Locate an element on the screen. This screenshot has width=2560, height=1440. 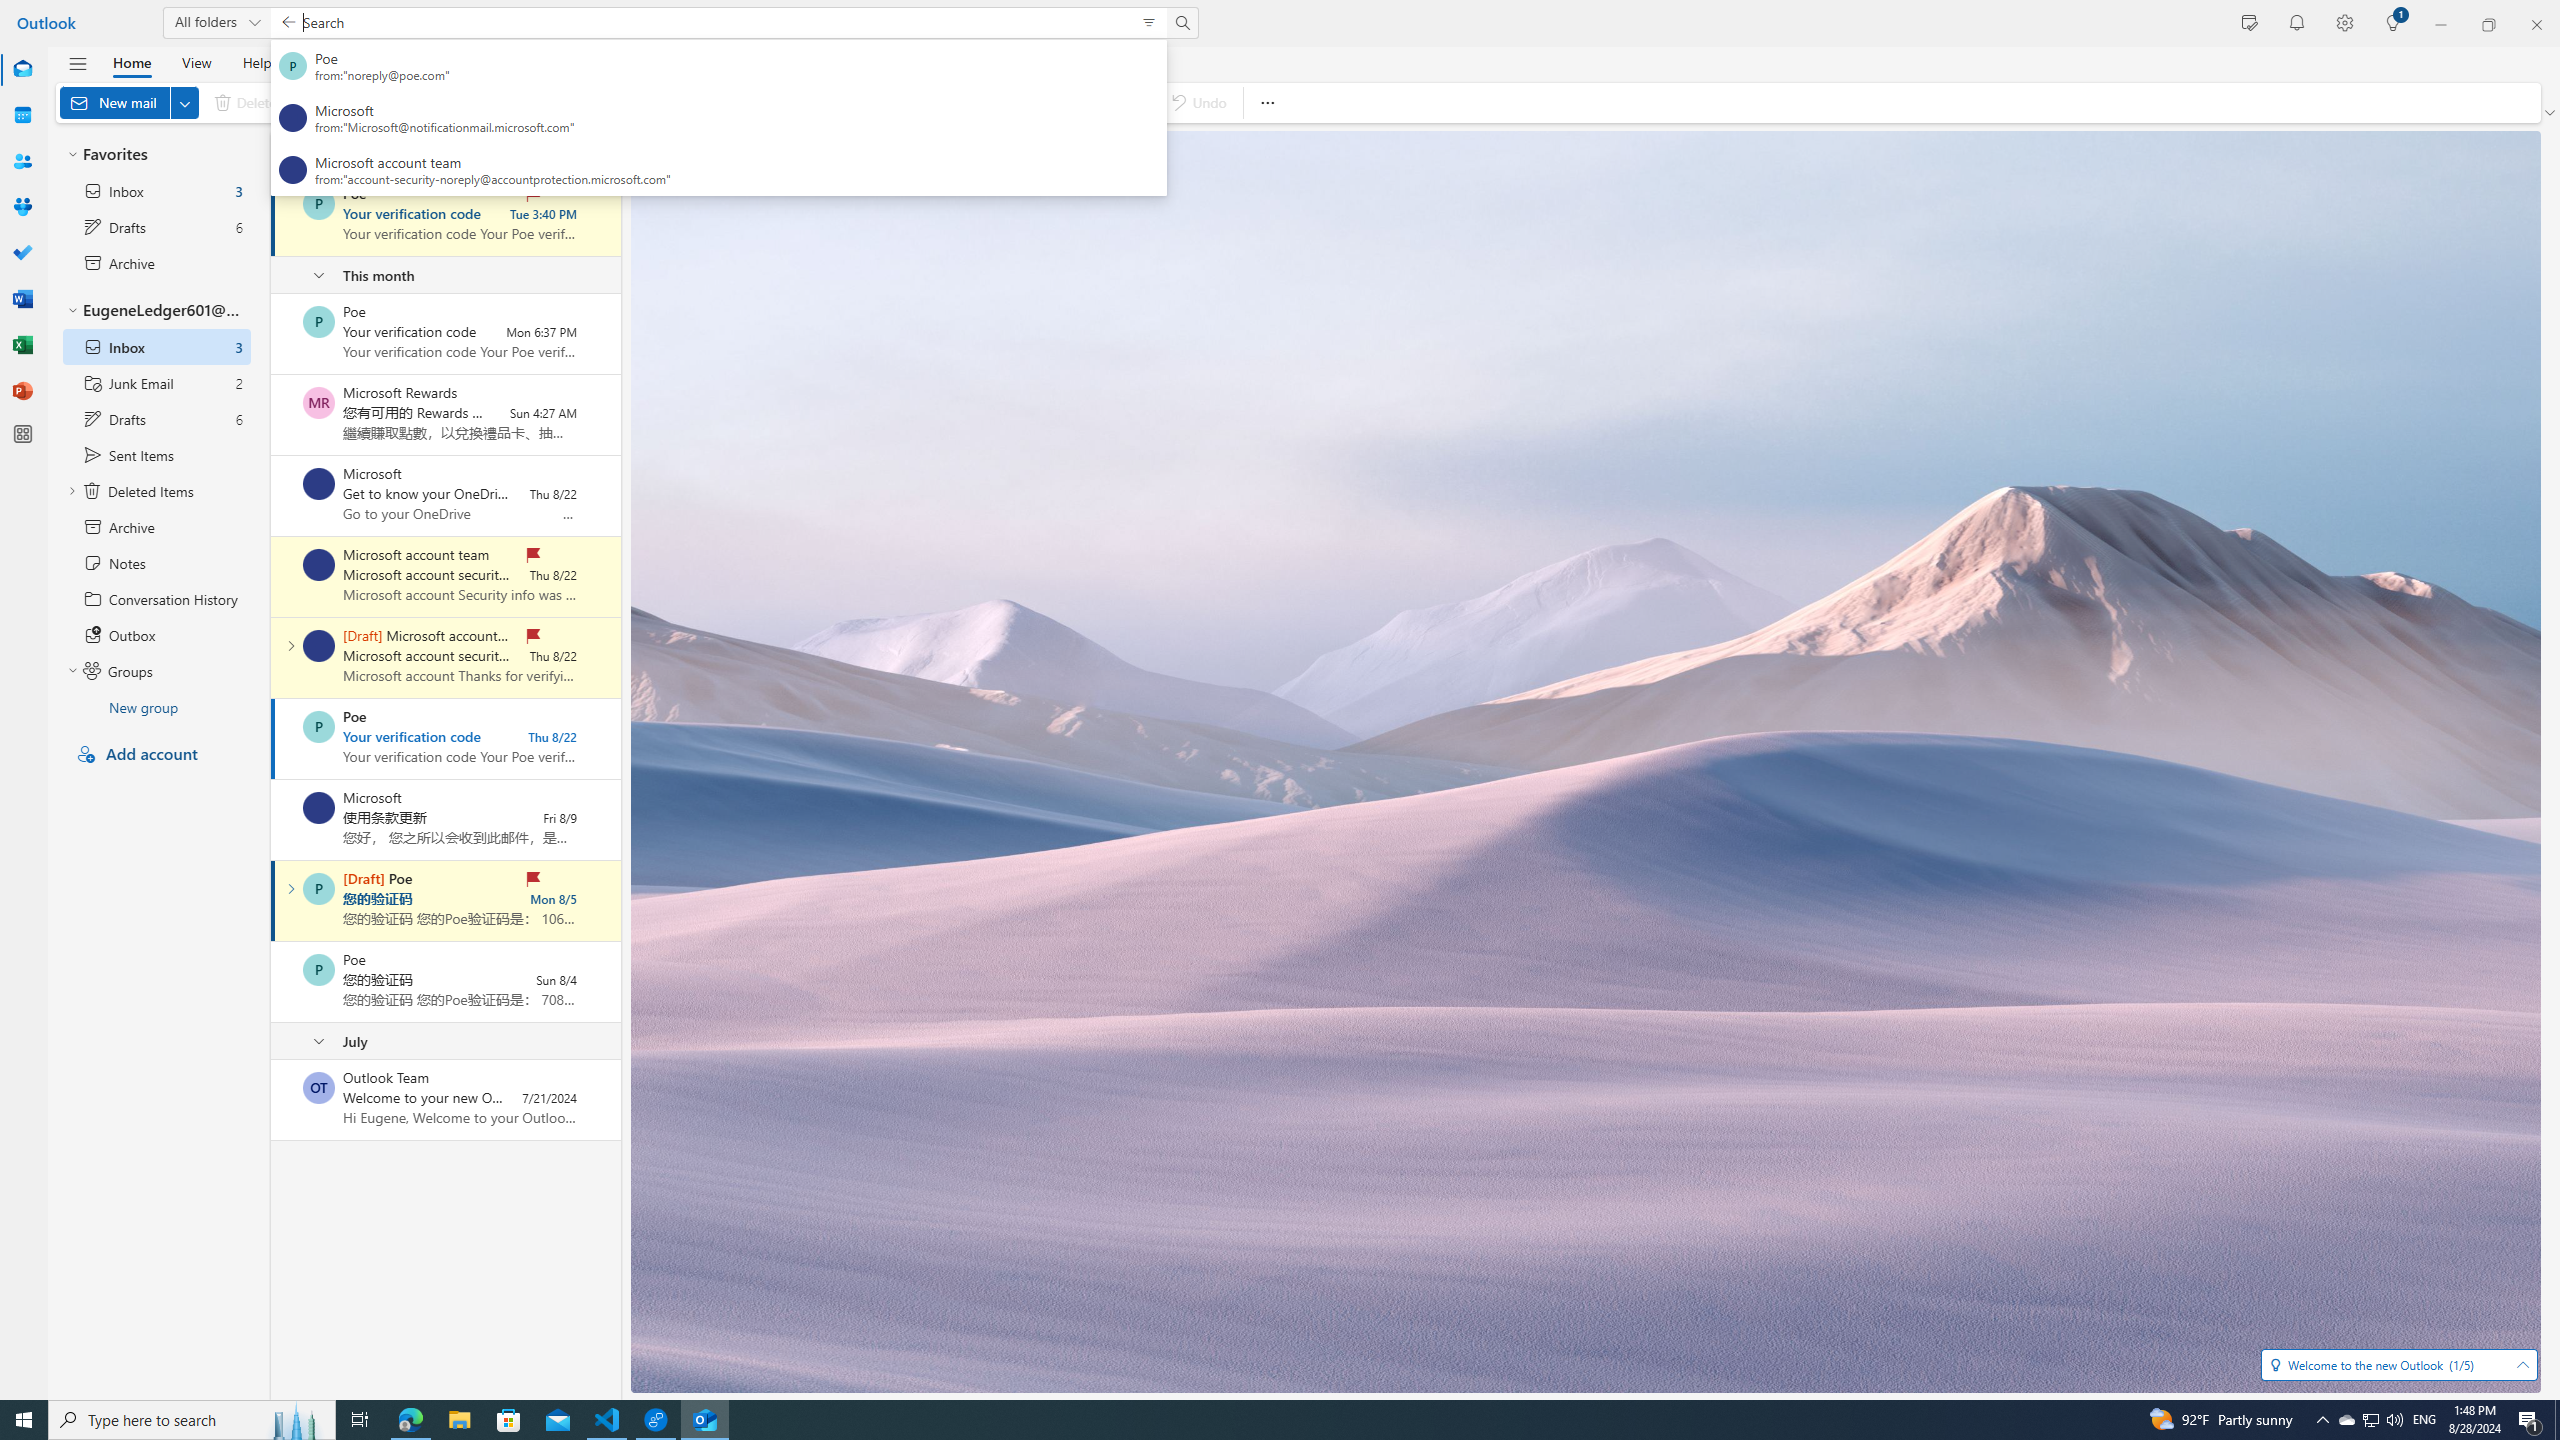
'Mail' is located at coordinates (23, 68).